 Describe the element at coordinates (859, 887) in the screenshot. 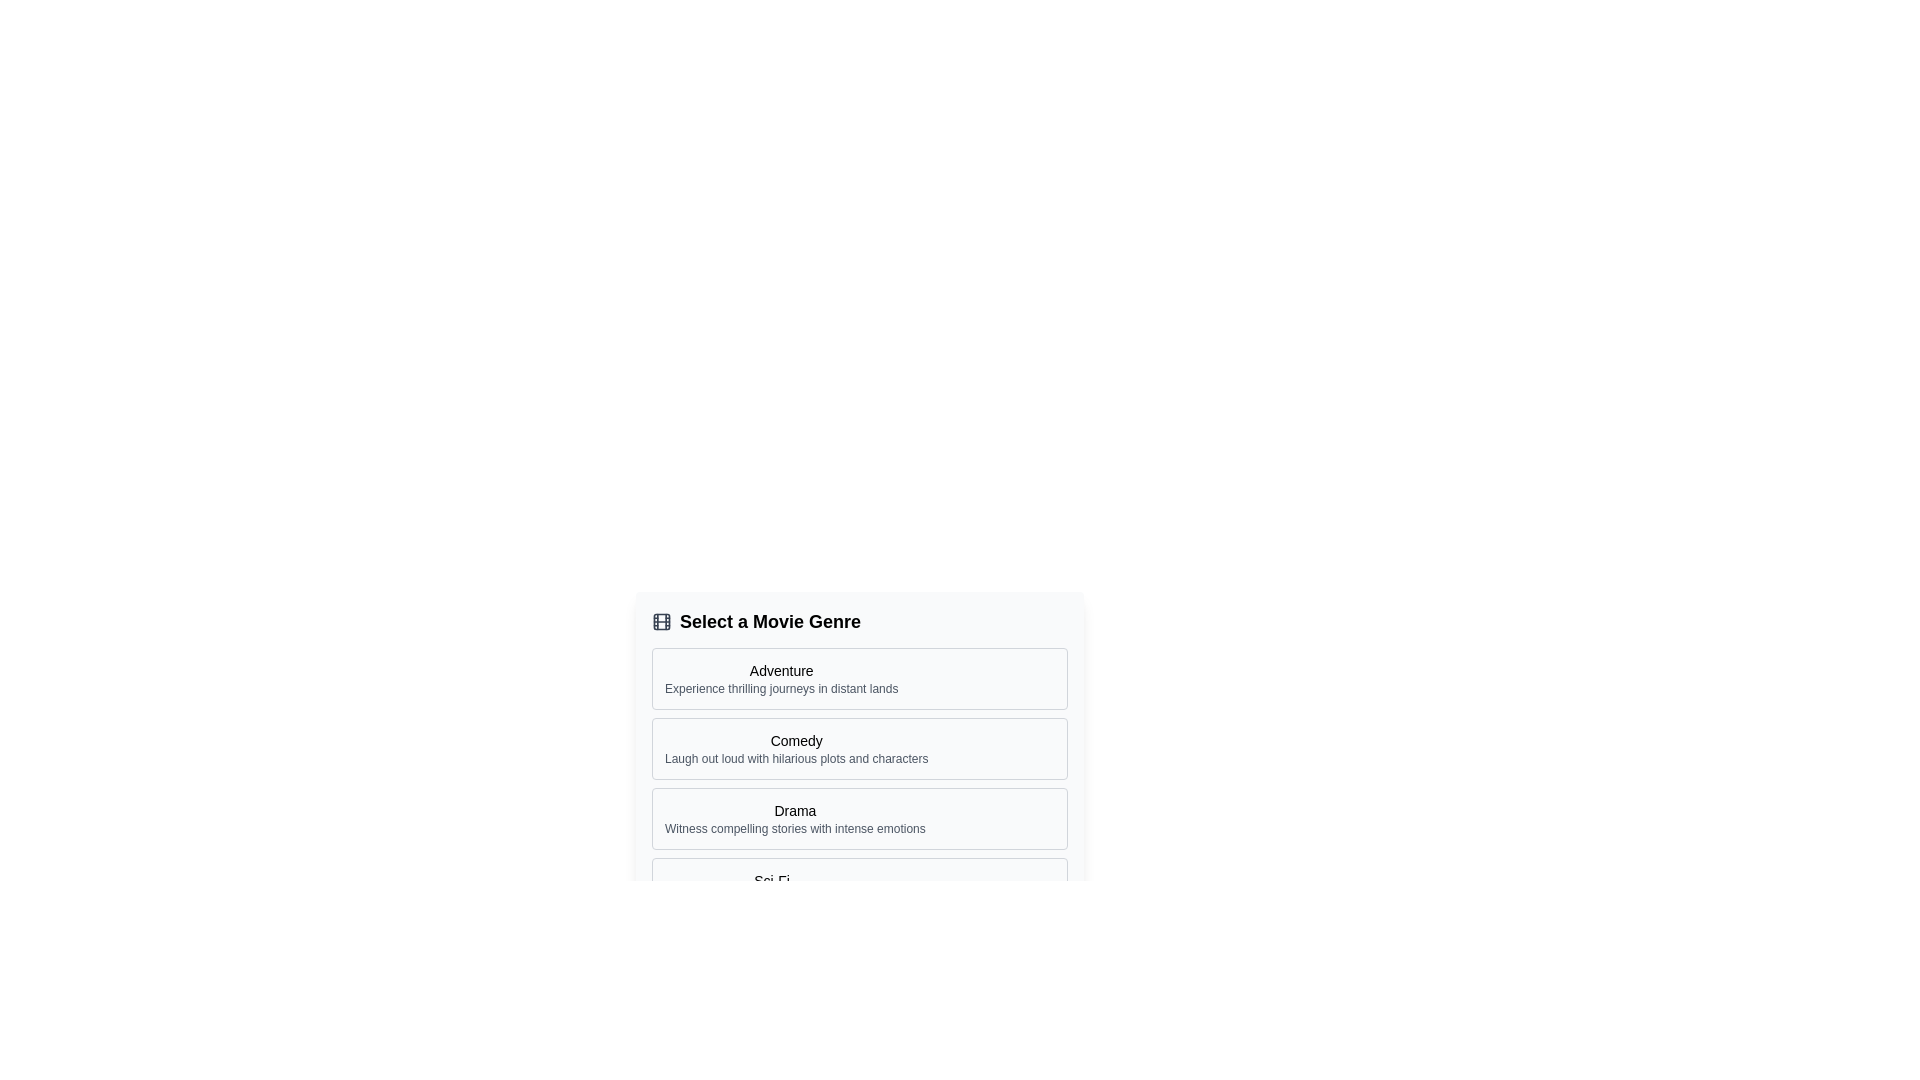

I see `the 'Sci-Fi' button in the vertical list of movie genres` at that location.